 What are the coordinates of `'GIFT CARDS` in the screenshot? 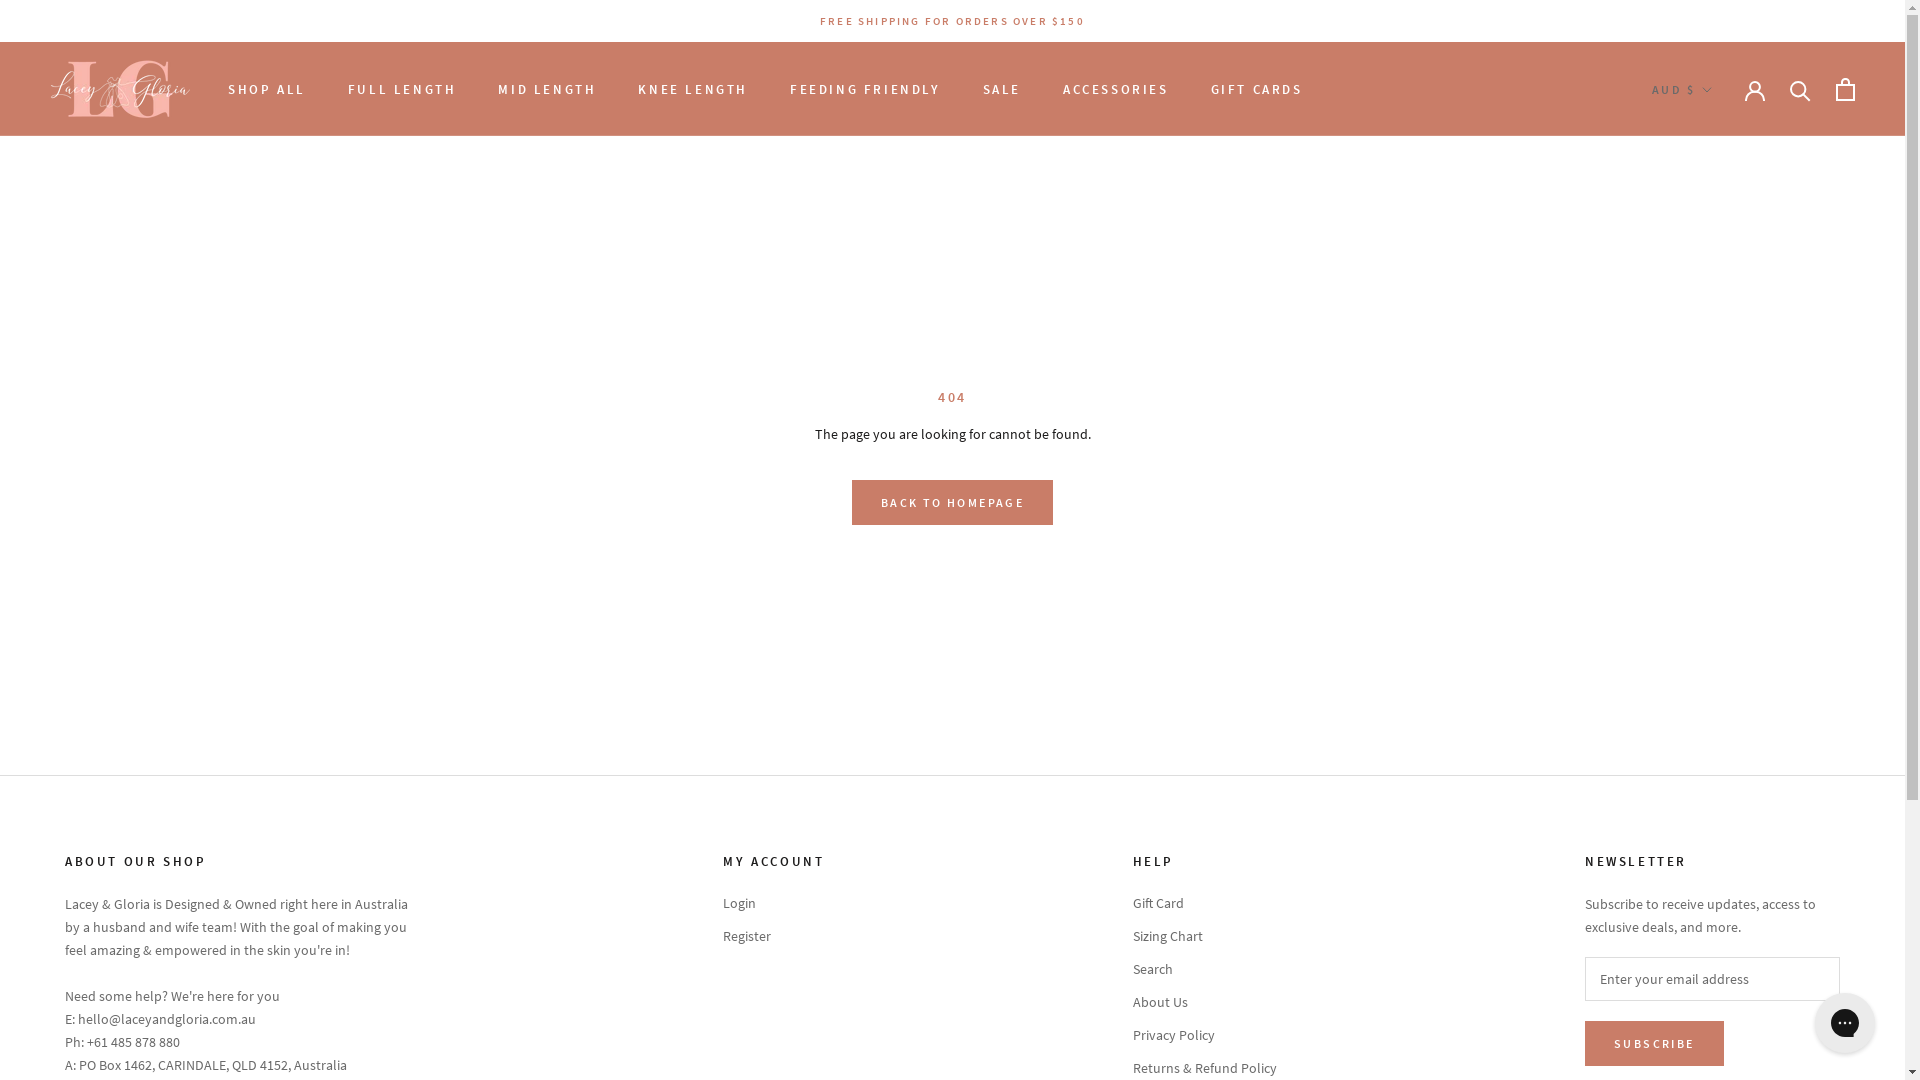 It's located at (1256, 88).